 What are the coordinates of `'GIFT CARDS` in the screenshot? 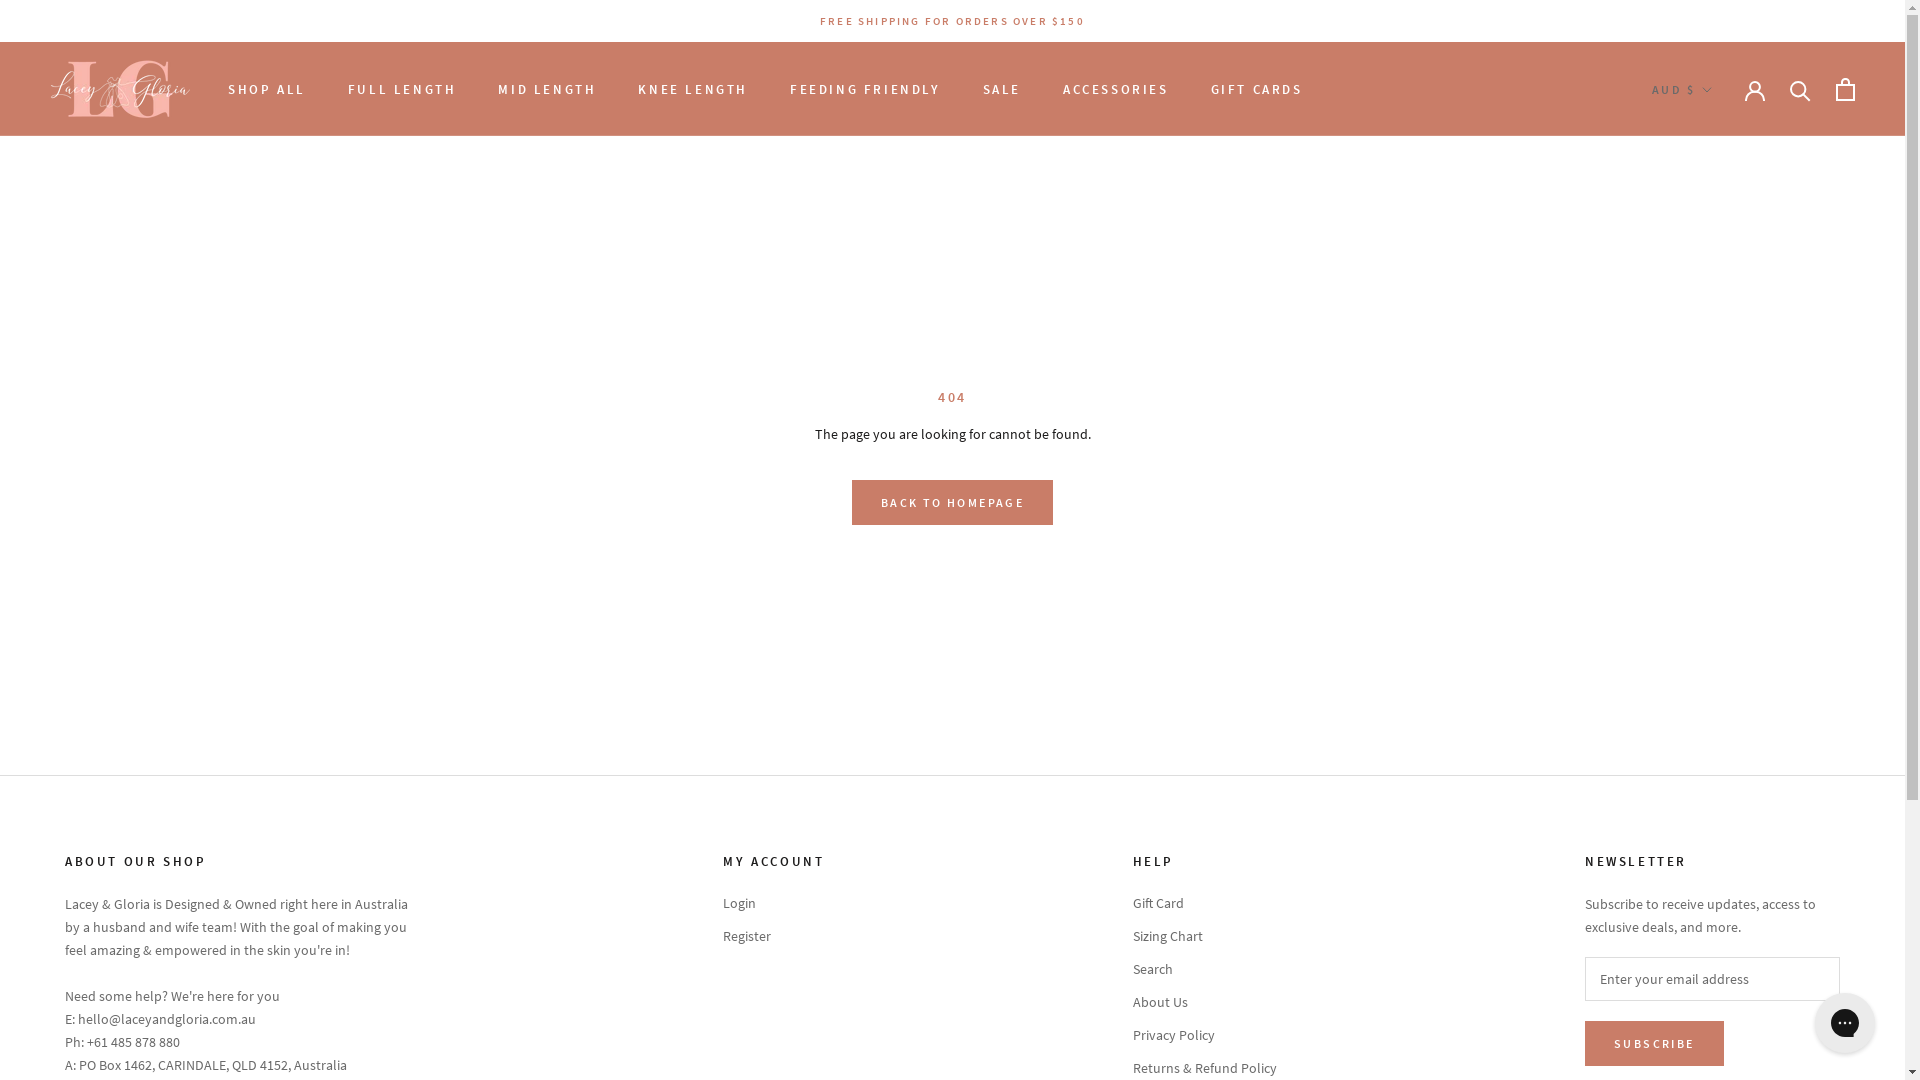 It's located at (1256, 88).